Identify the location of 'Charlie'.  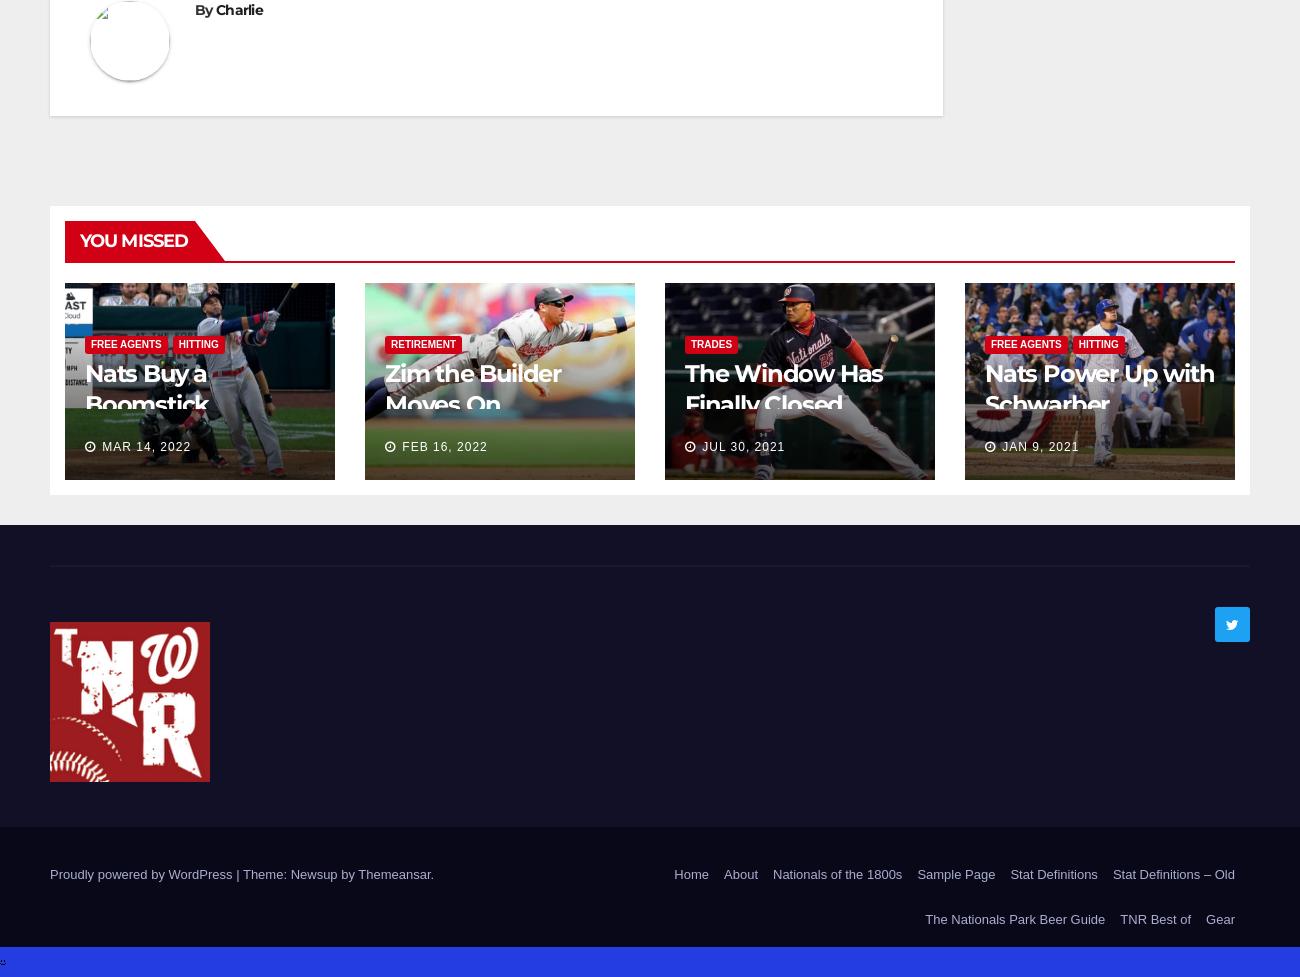
(237, 9).